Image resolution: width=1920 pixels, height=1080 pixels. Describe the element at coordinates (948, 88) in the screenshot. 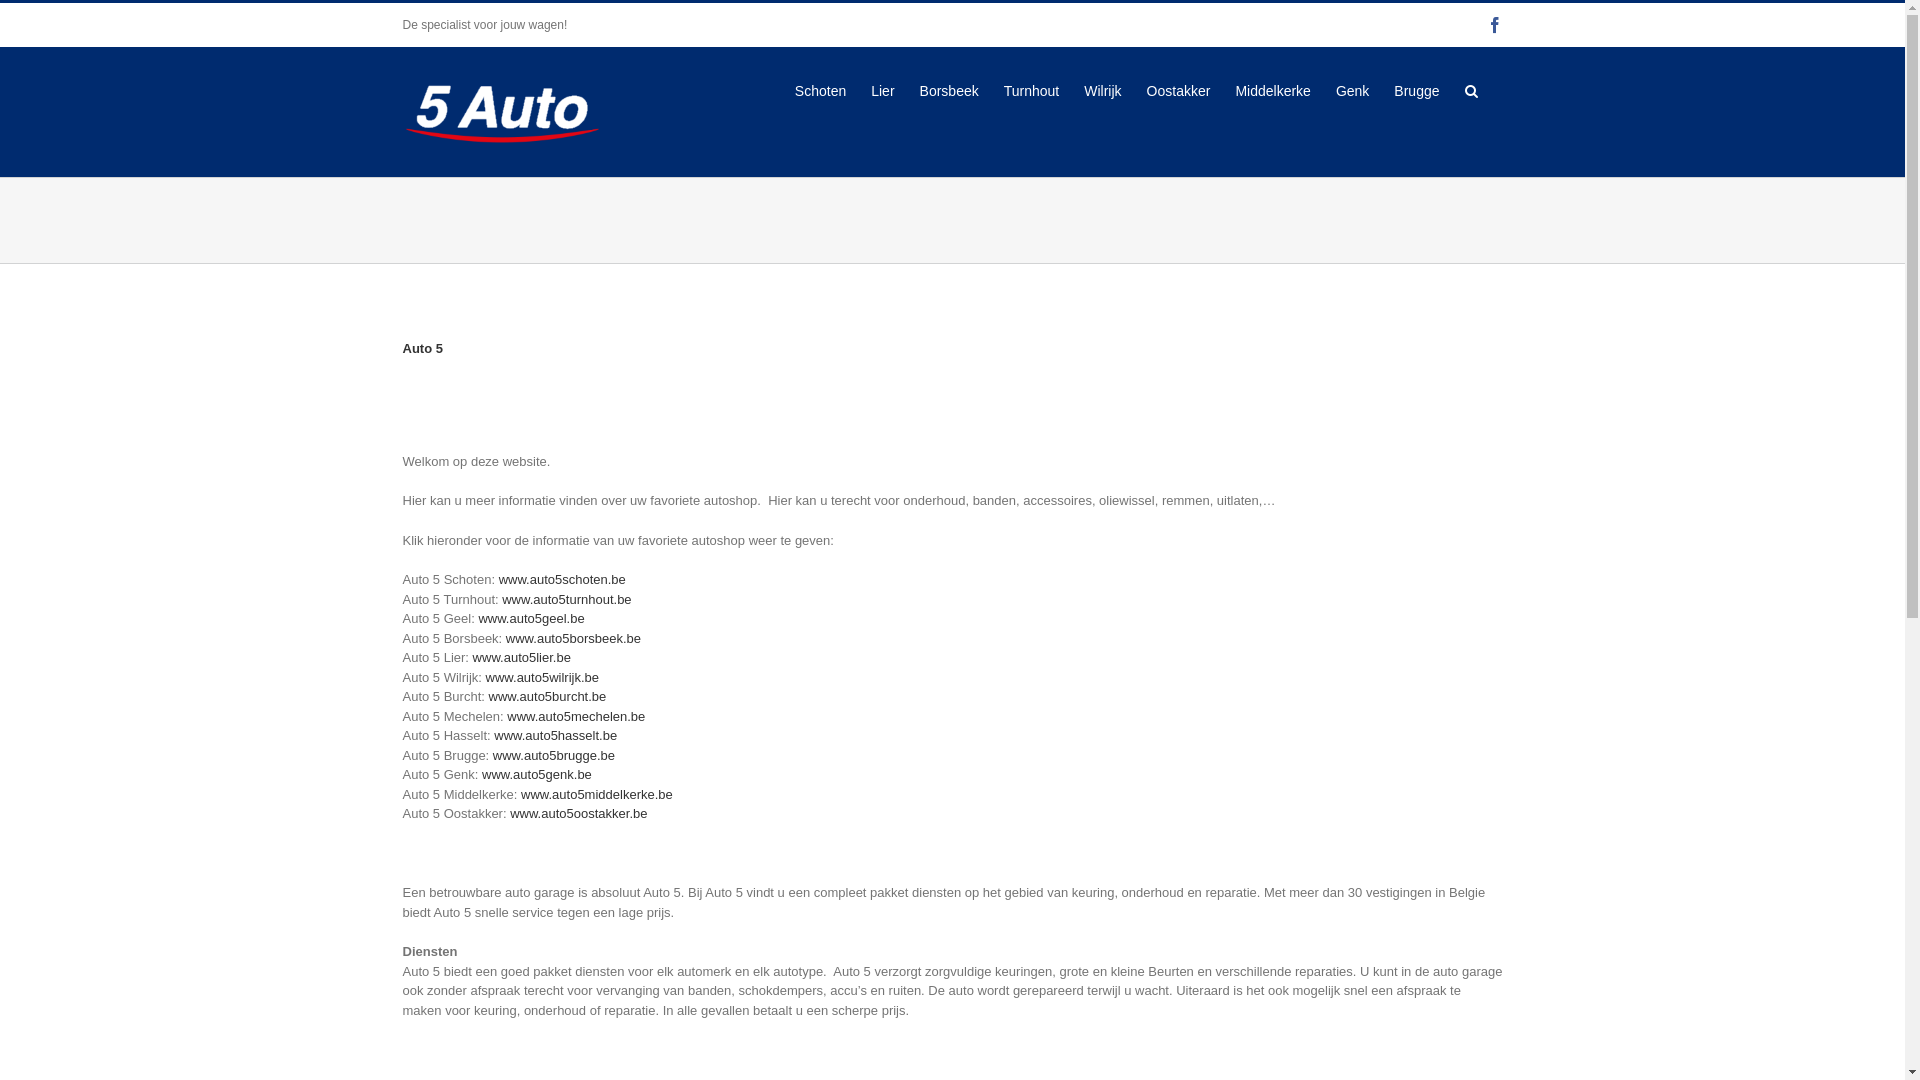

I see `'Borsbeek'` at that location.